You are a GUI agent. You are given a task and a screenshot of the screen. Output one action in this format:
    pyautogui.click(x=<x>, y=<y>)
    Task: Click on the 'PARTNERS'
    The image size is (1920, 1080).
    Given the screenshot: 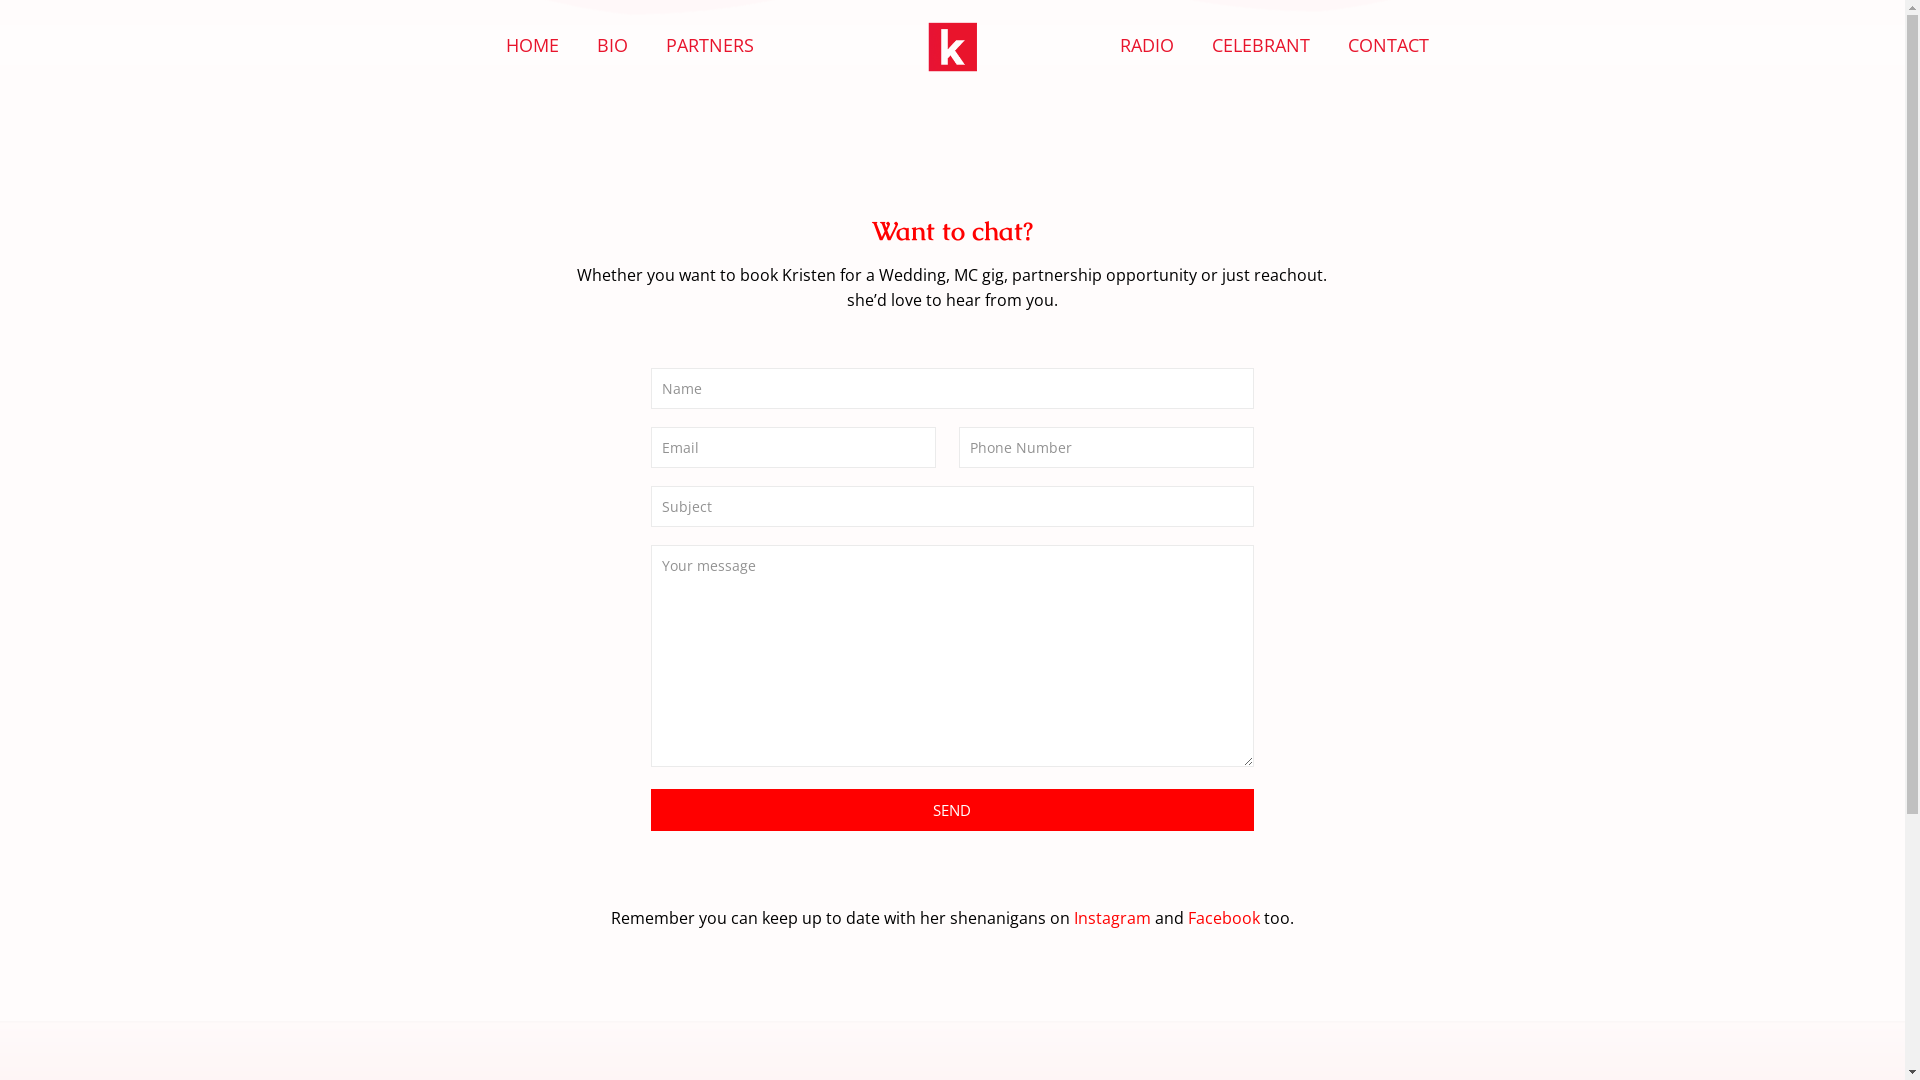 What is the action you would take?
    pyautogui.click(x=710, y=45)
    